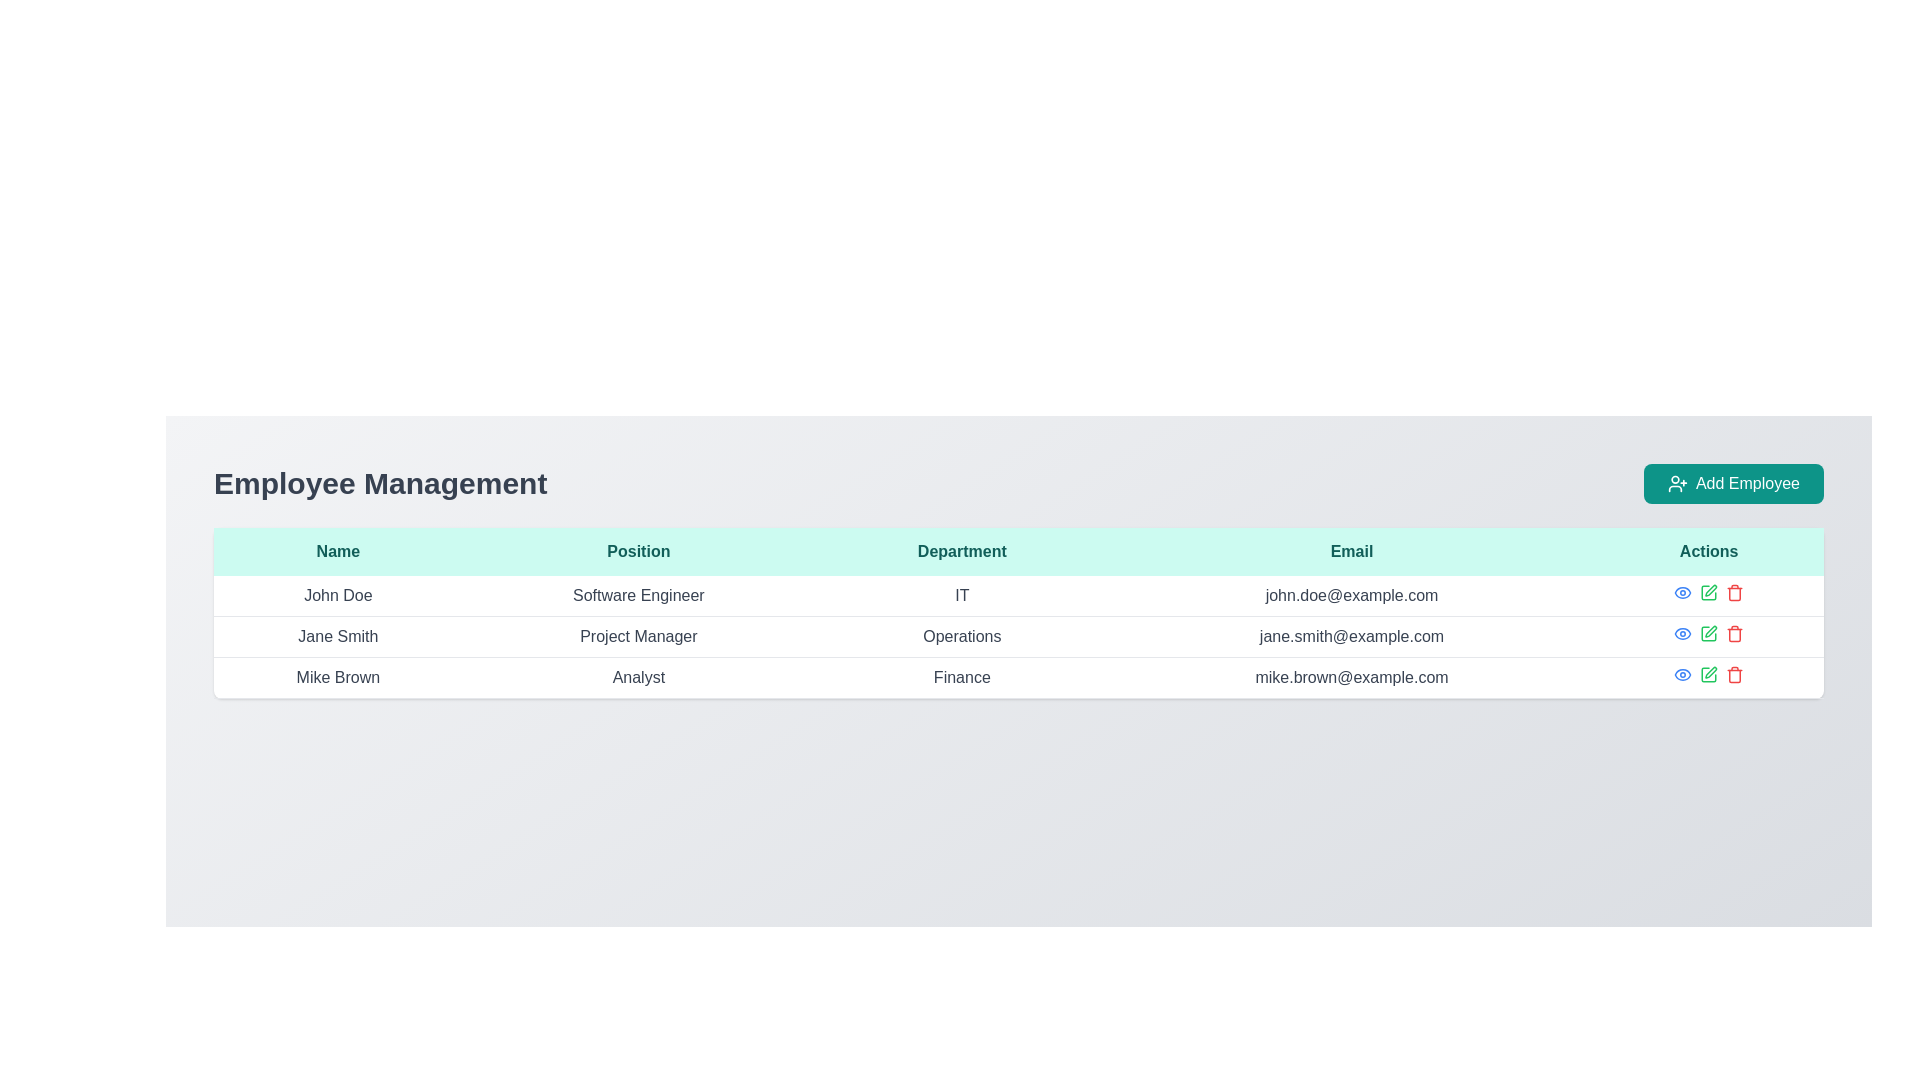 The image size is (1920, 1080). What do you see at coordinates (1682, 633) in the screenshot?
I see `the eye icon button in the 'Actions' column of the second row` at bounding box center [1682, 633].